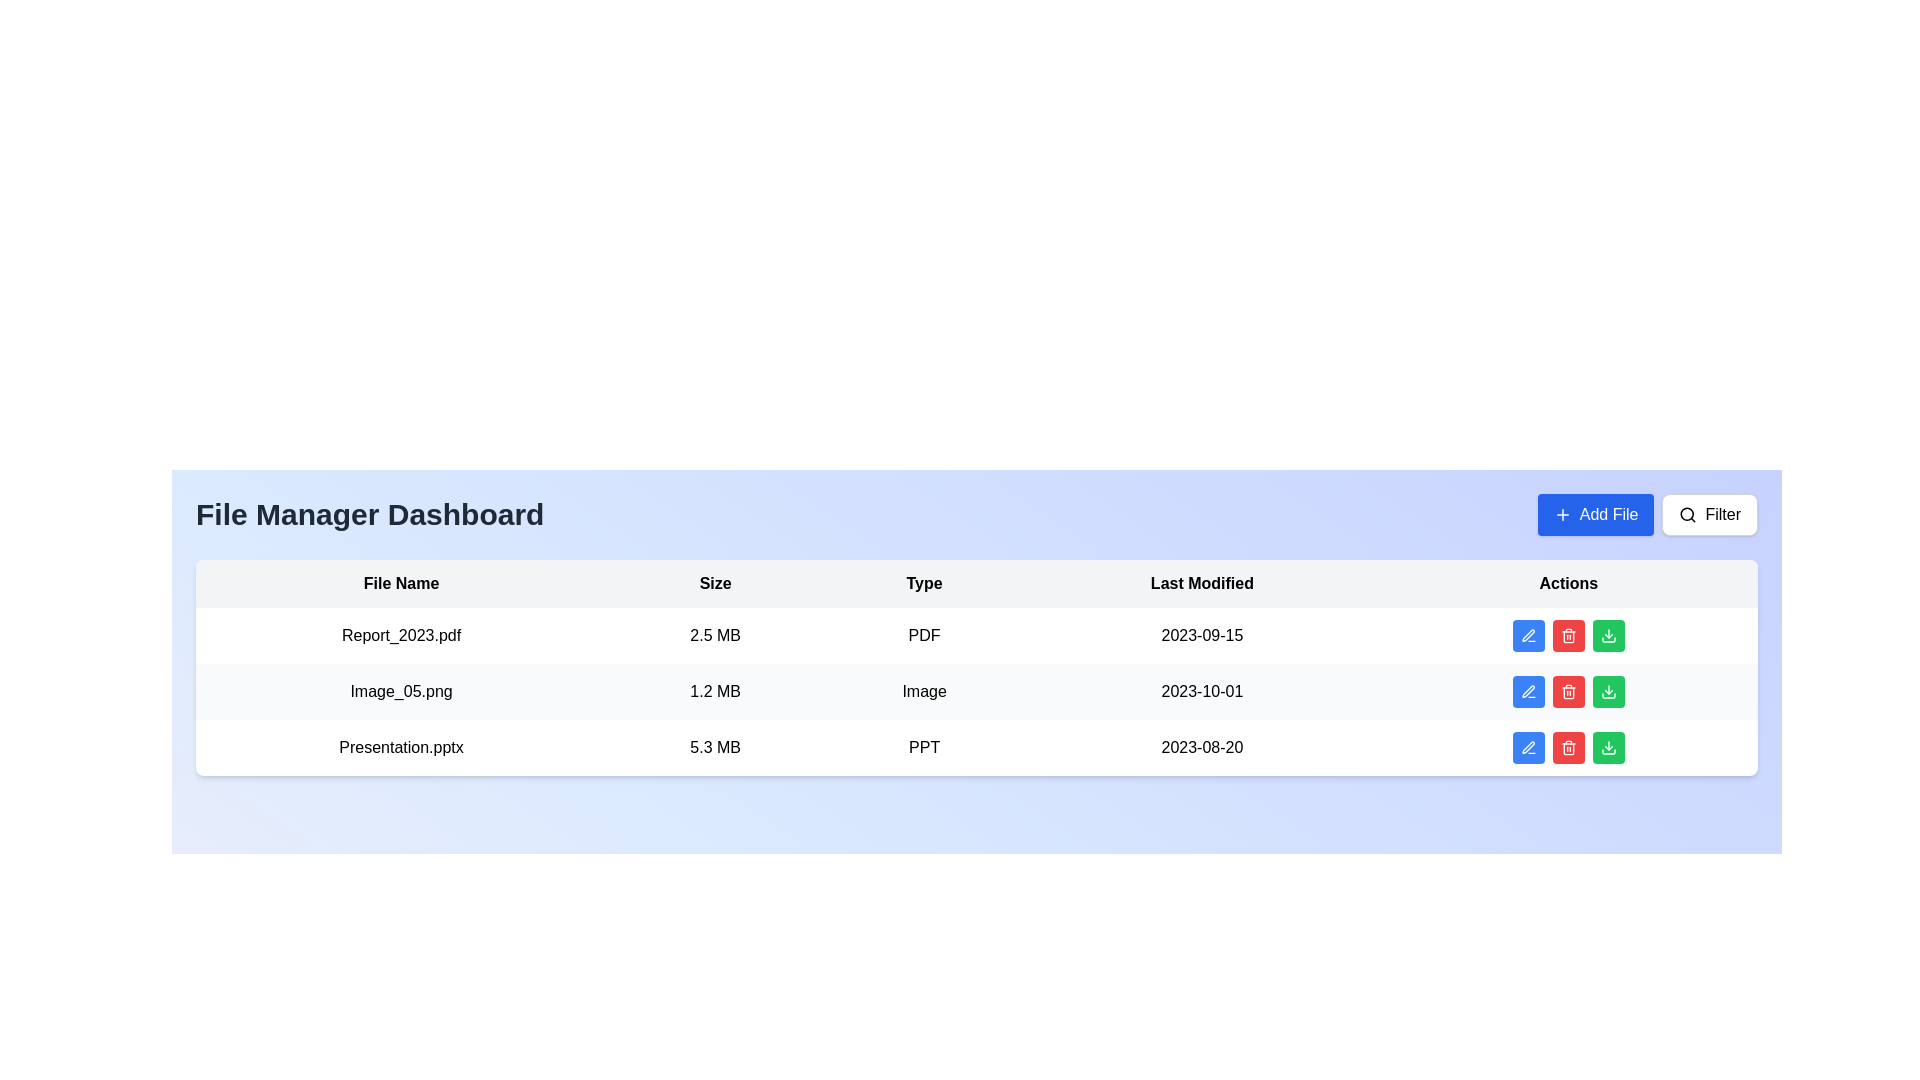 The width and height of the screenshot is (1920, 1080). Describe the element at coordinates (1595, 514) in the screenshot. I see `the 'Add File' button located in the top-right area of the interface, styled with a blue background and a white '+' icon` at that location.